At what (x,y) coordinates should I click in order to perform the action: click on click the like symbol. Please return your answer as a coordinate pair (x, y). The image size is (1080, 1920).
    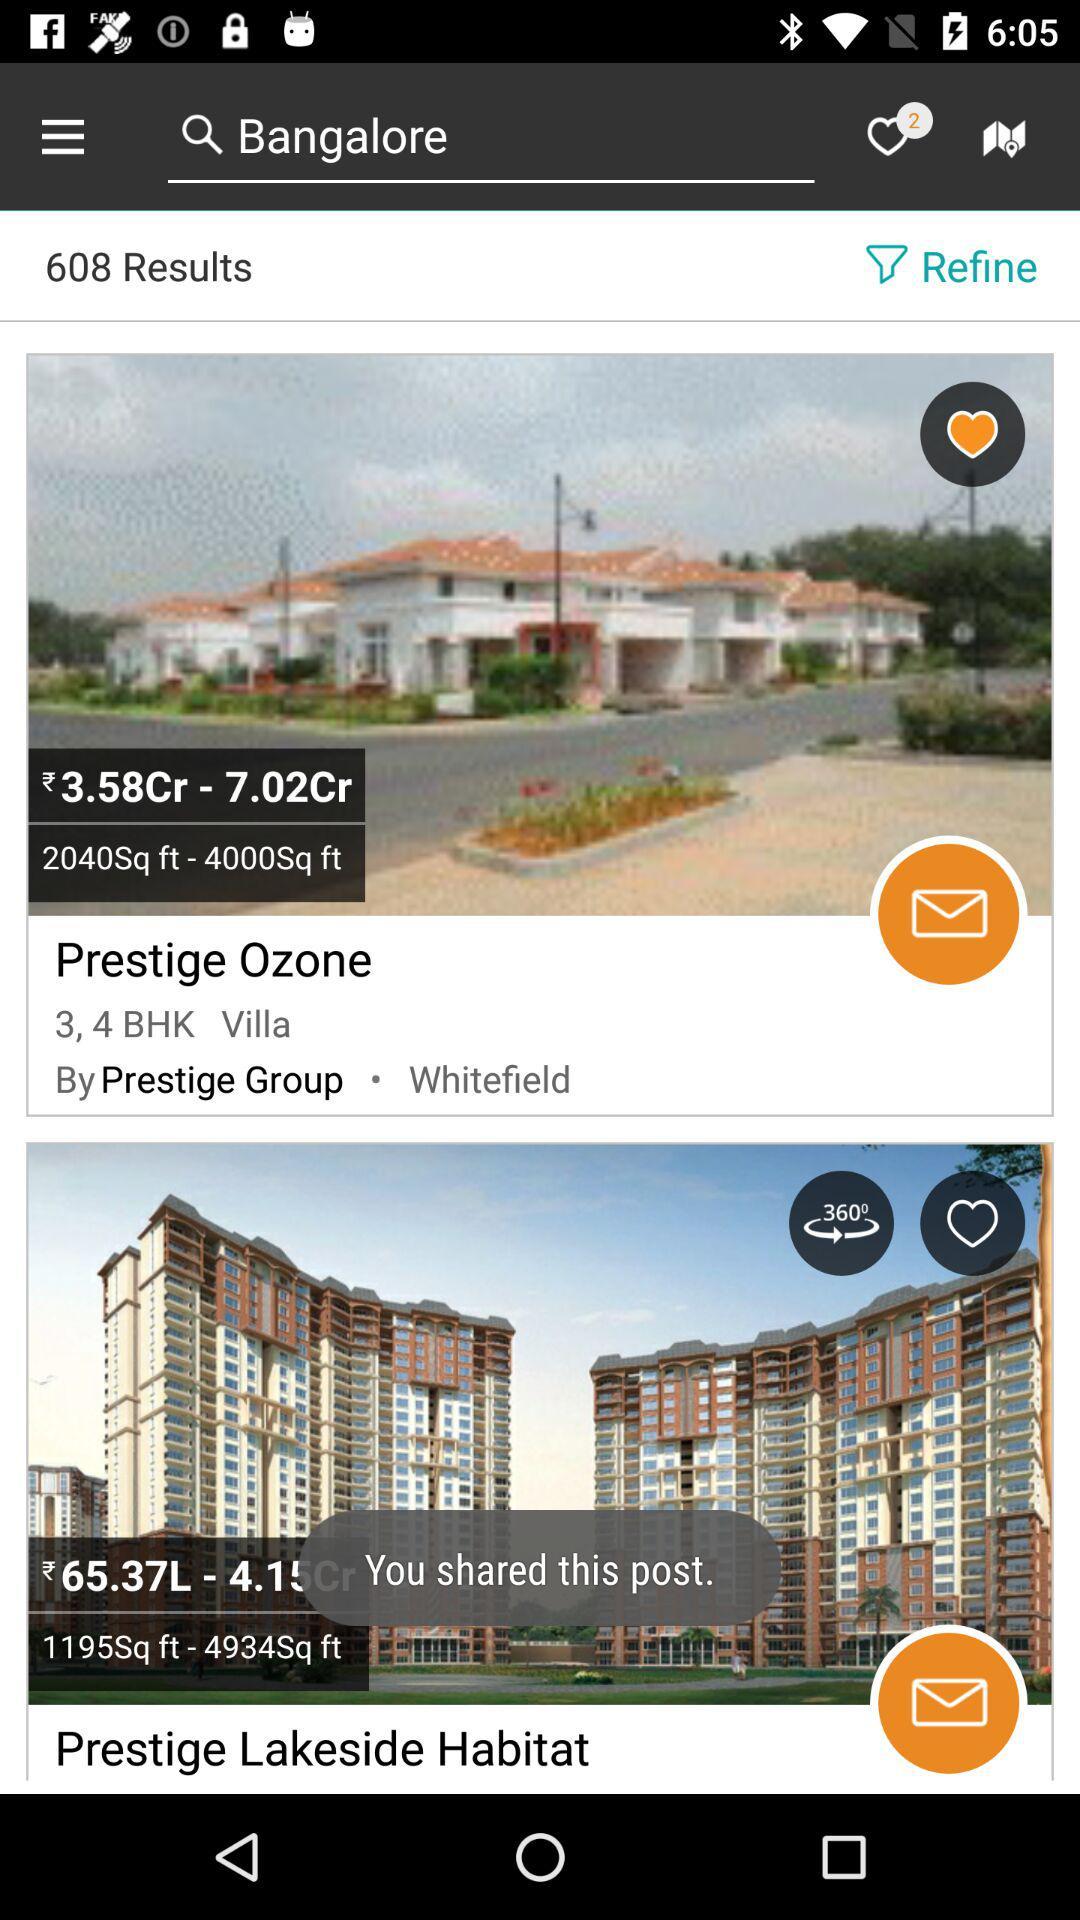
    Looking at the image, I should click on (886, 135).